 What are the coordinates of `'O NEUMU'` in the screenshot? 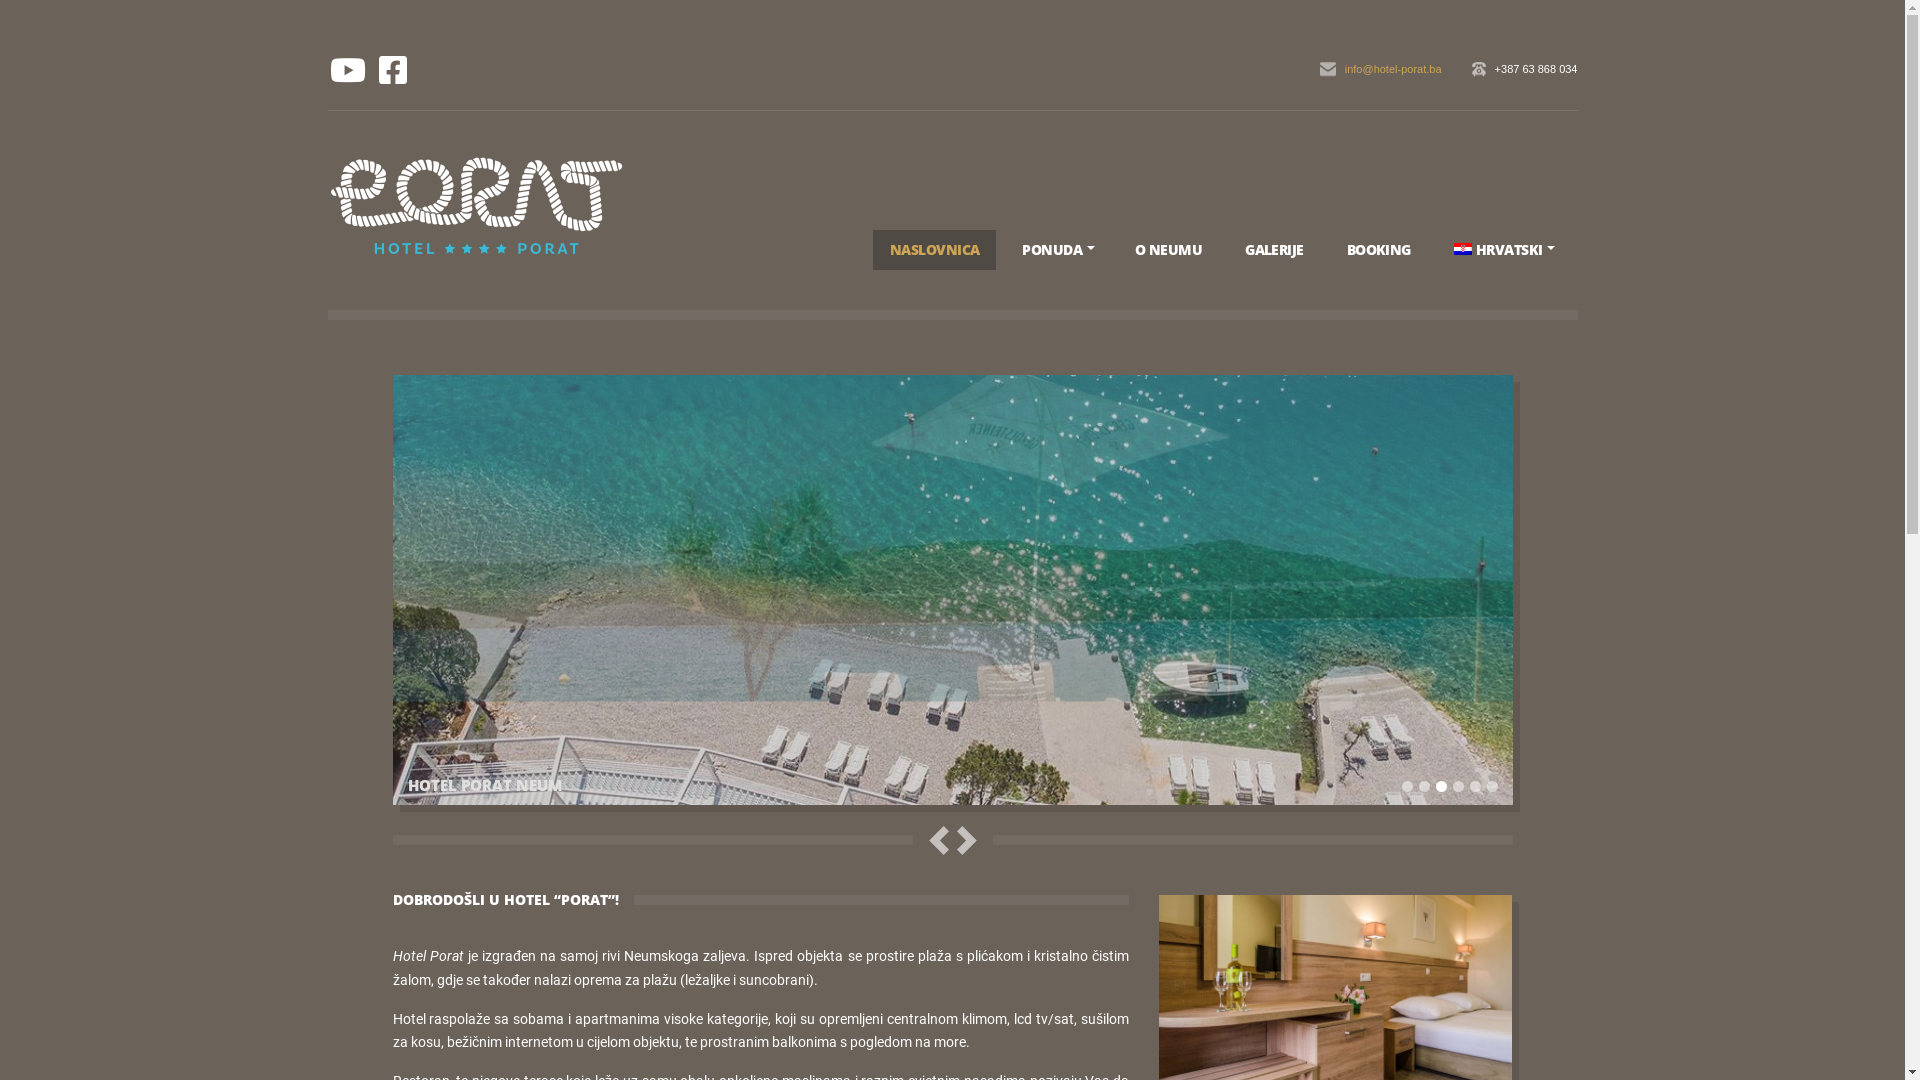 It's located at (1168, 249).